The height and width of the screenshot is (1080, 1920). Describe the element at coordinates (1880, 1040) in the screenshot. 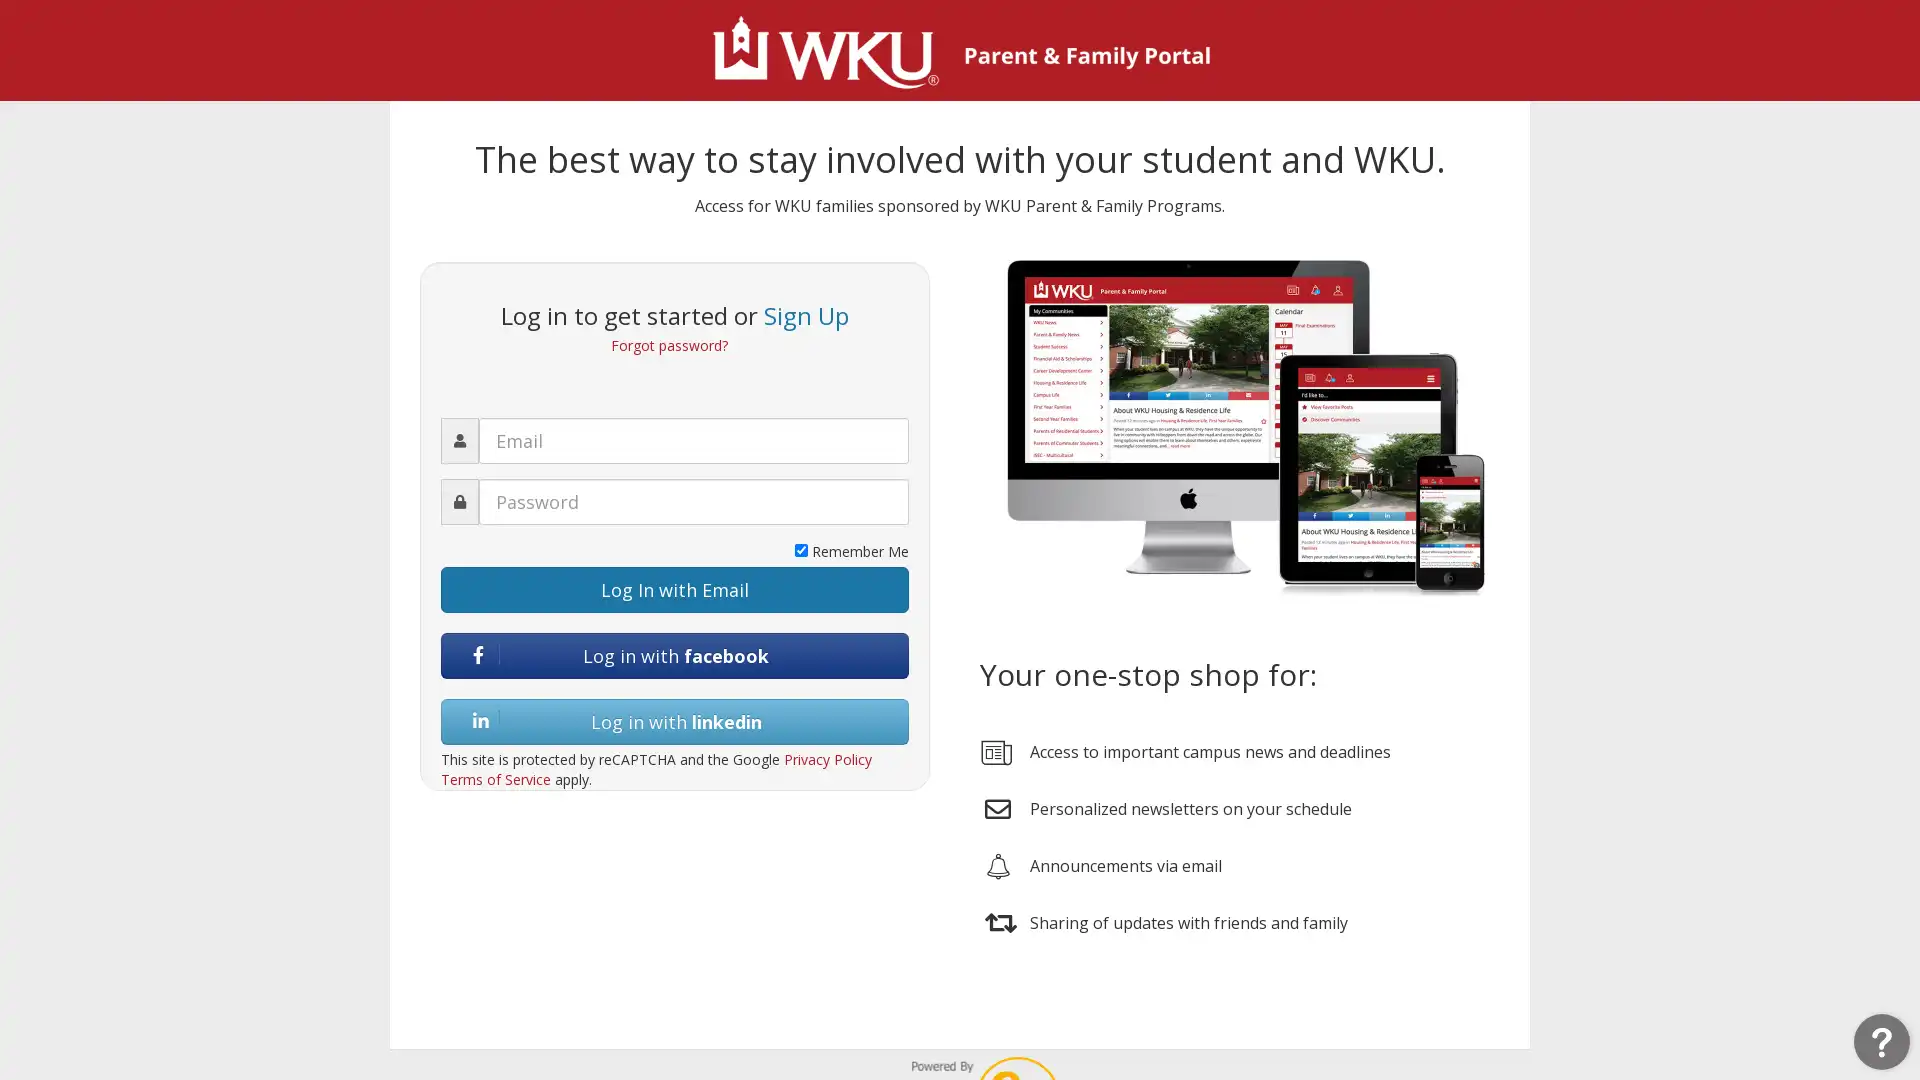

I see `Open Resource Center` at that location.